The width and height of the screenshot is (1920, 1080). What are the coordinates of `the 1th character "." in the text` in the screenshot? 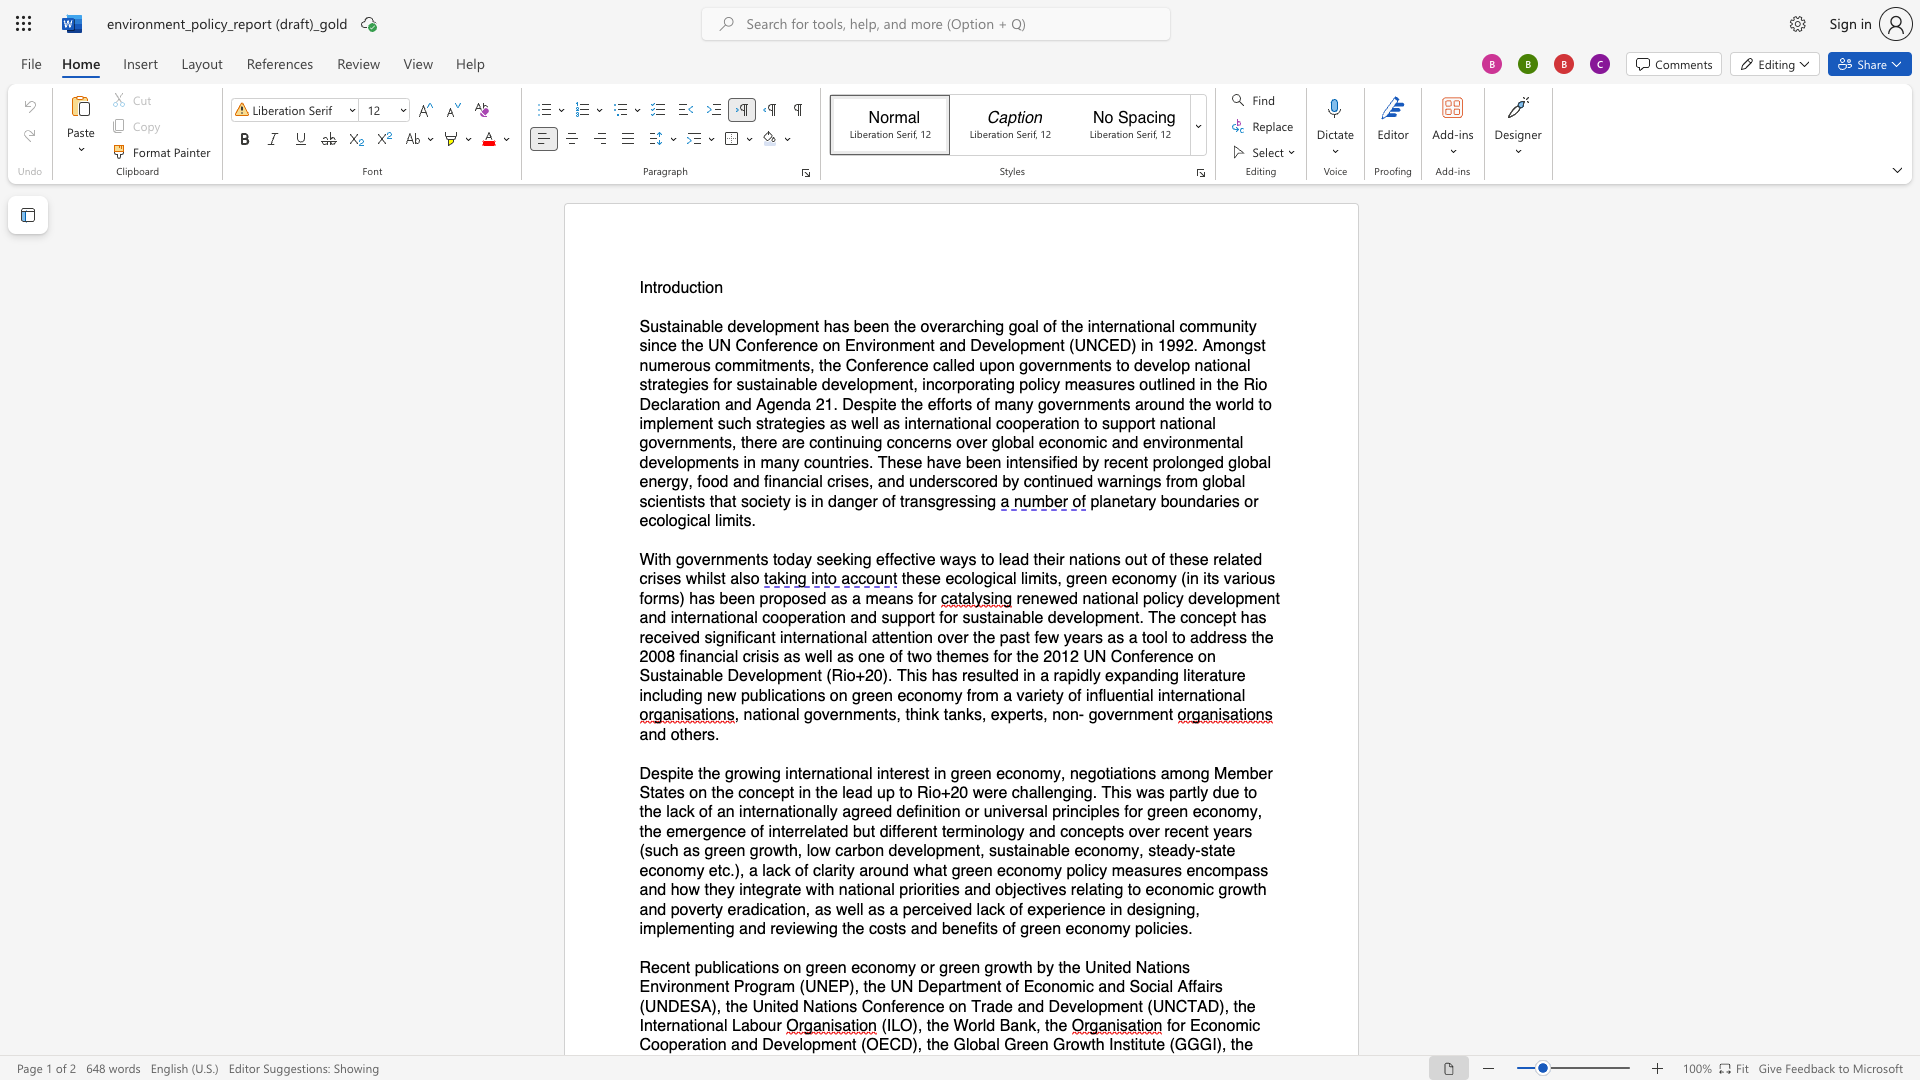 It's located at (752, 520).